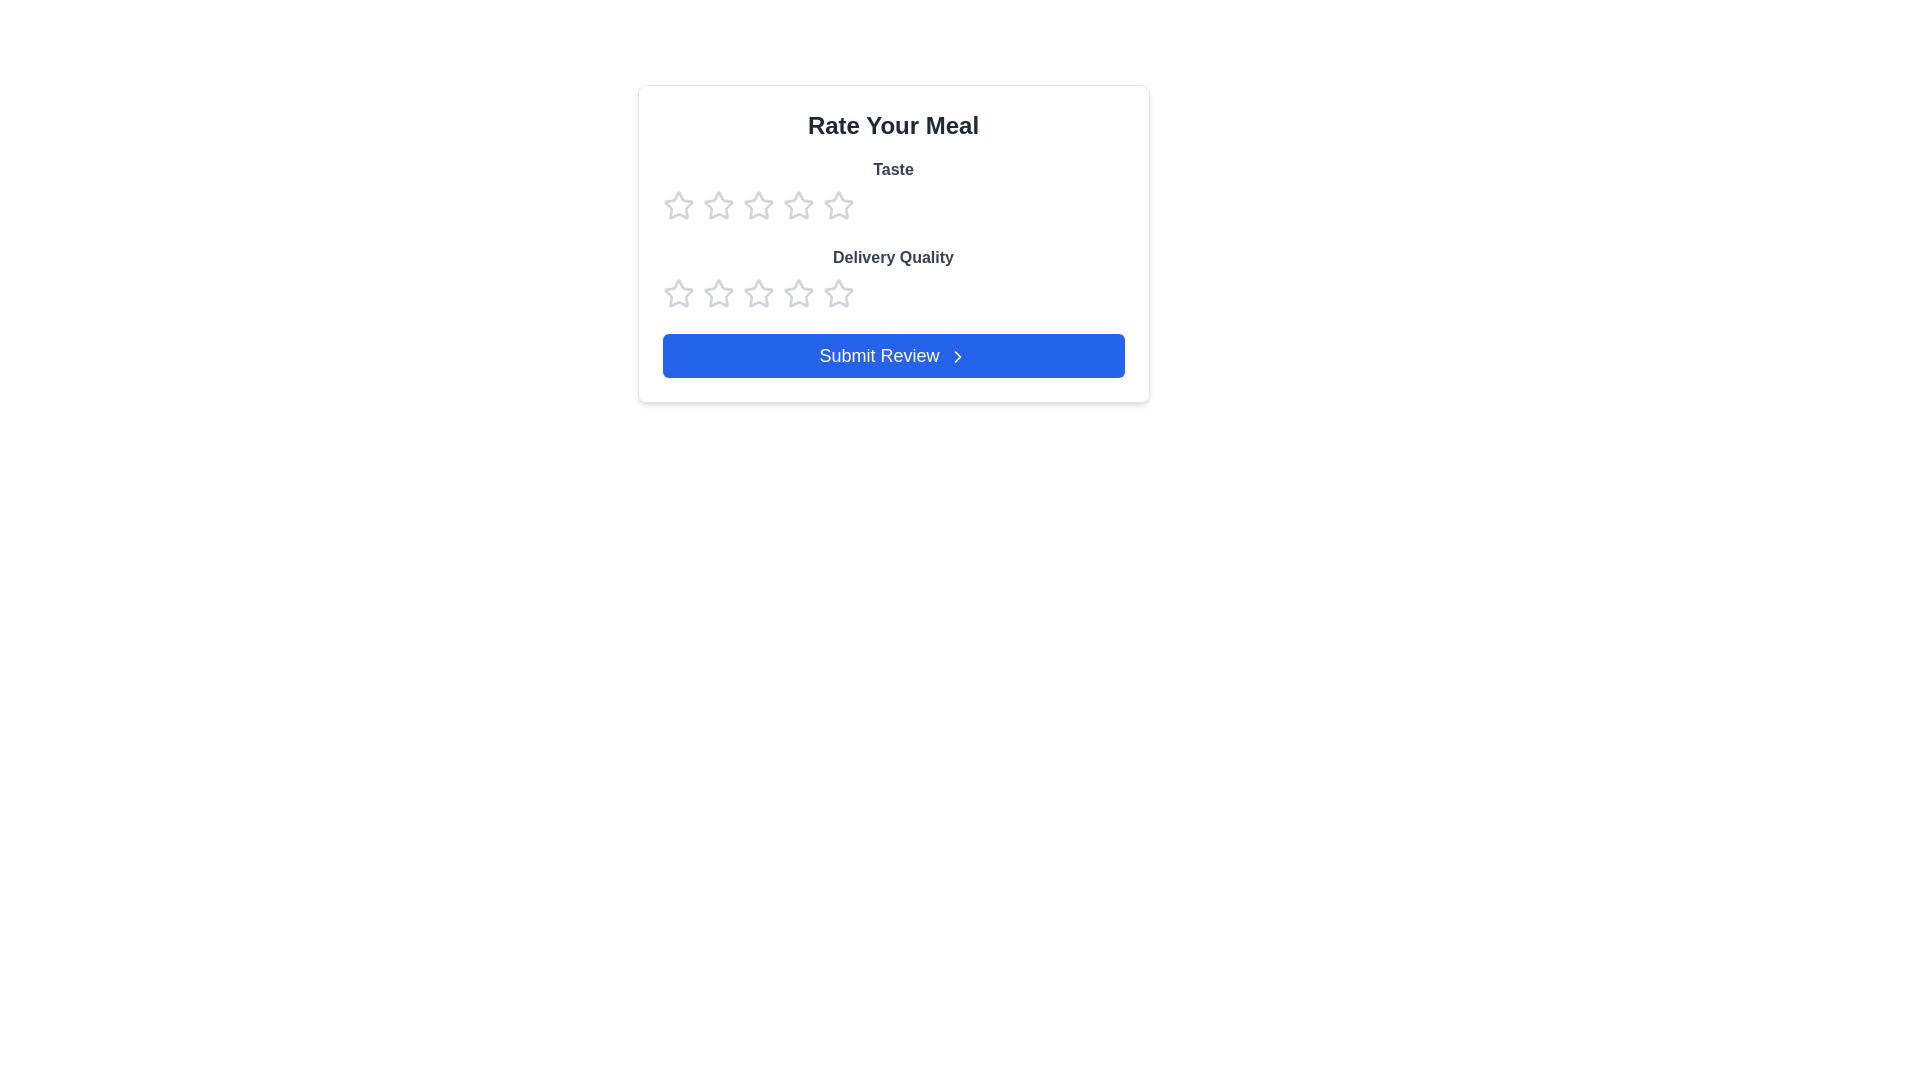  What do you see at coordinates (892, 189) in the screenshot?
I see `the 'Taste' label element located at the top of the rating section` at bounding box center [892, 189].